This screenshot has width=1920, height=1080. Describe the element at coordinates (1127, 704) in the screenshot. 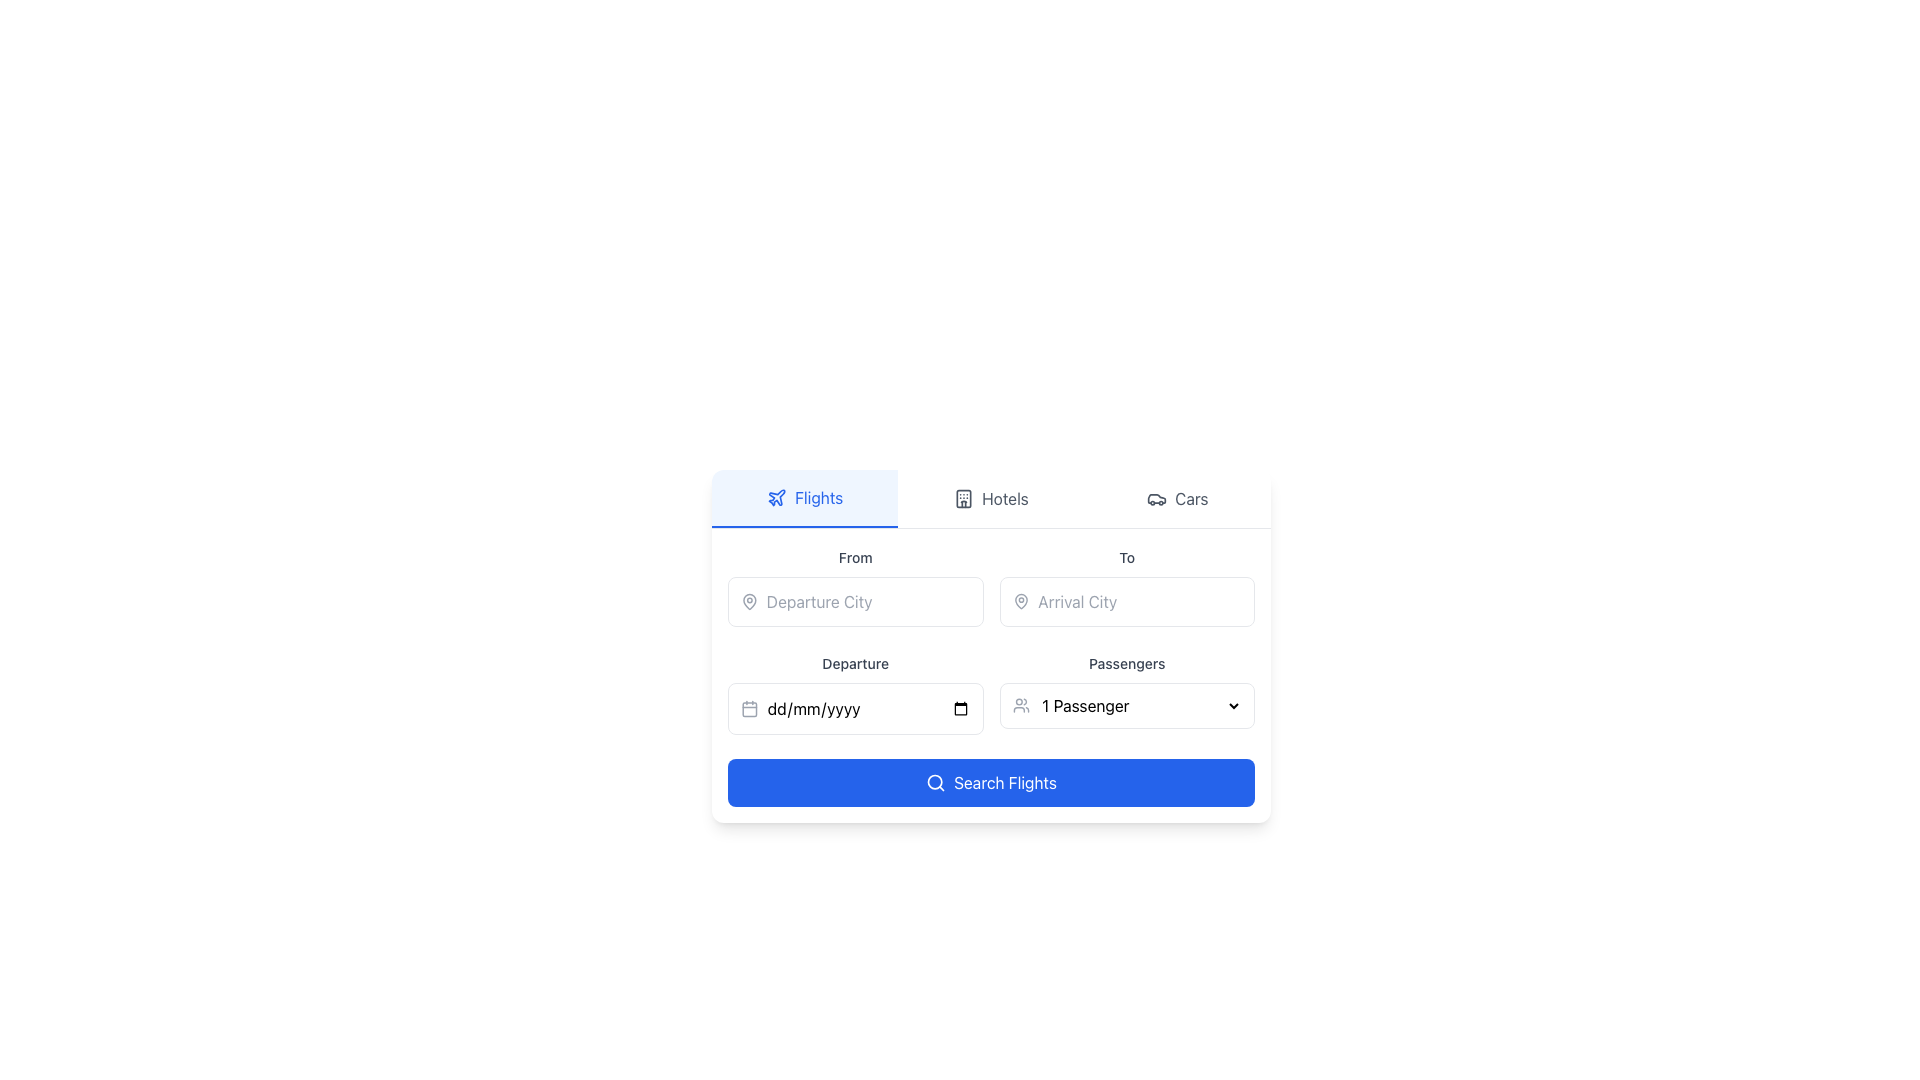

I see `the dropdown selector for the number of passengers located under the 'Passengers' section, directly below the label 'Passengers', to enable accessibility navigation` at that location.